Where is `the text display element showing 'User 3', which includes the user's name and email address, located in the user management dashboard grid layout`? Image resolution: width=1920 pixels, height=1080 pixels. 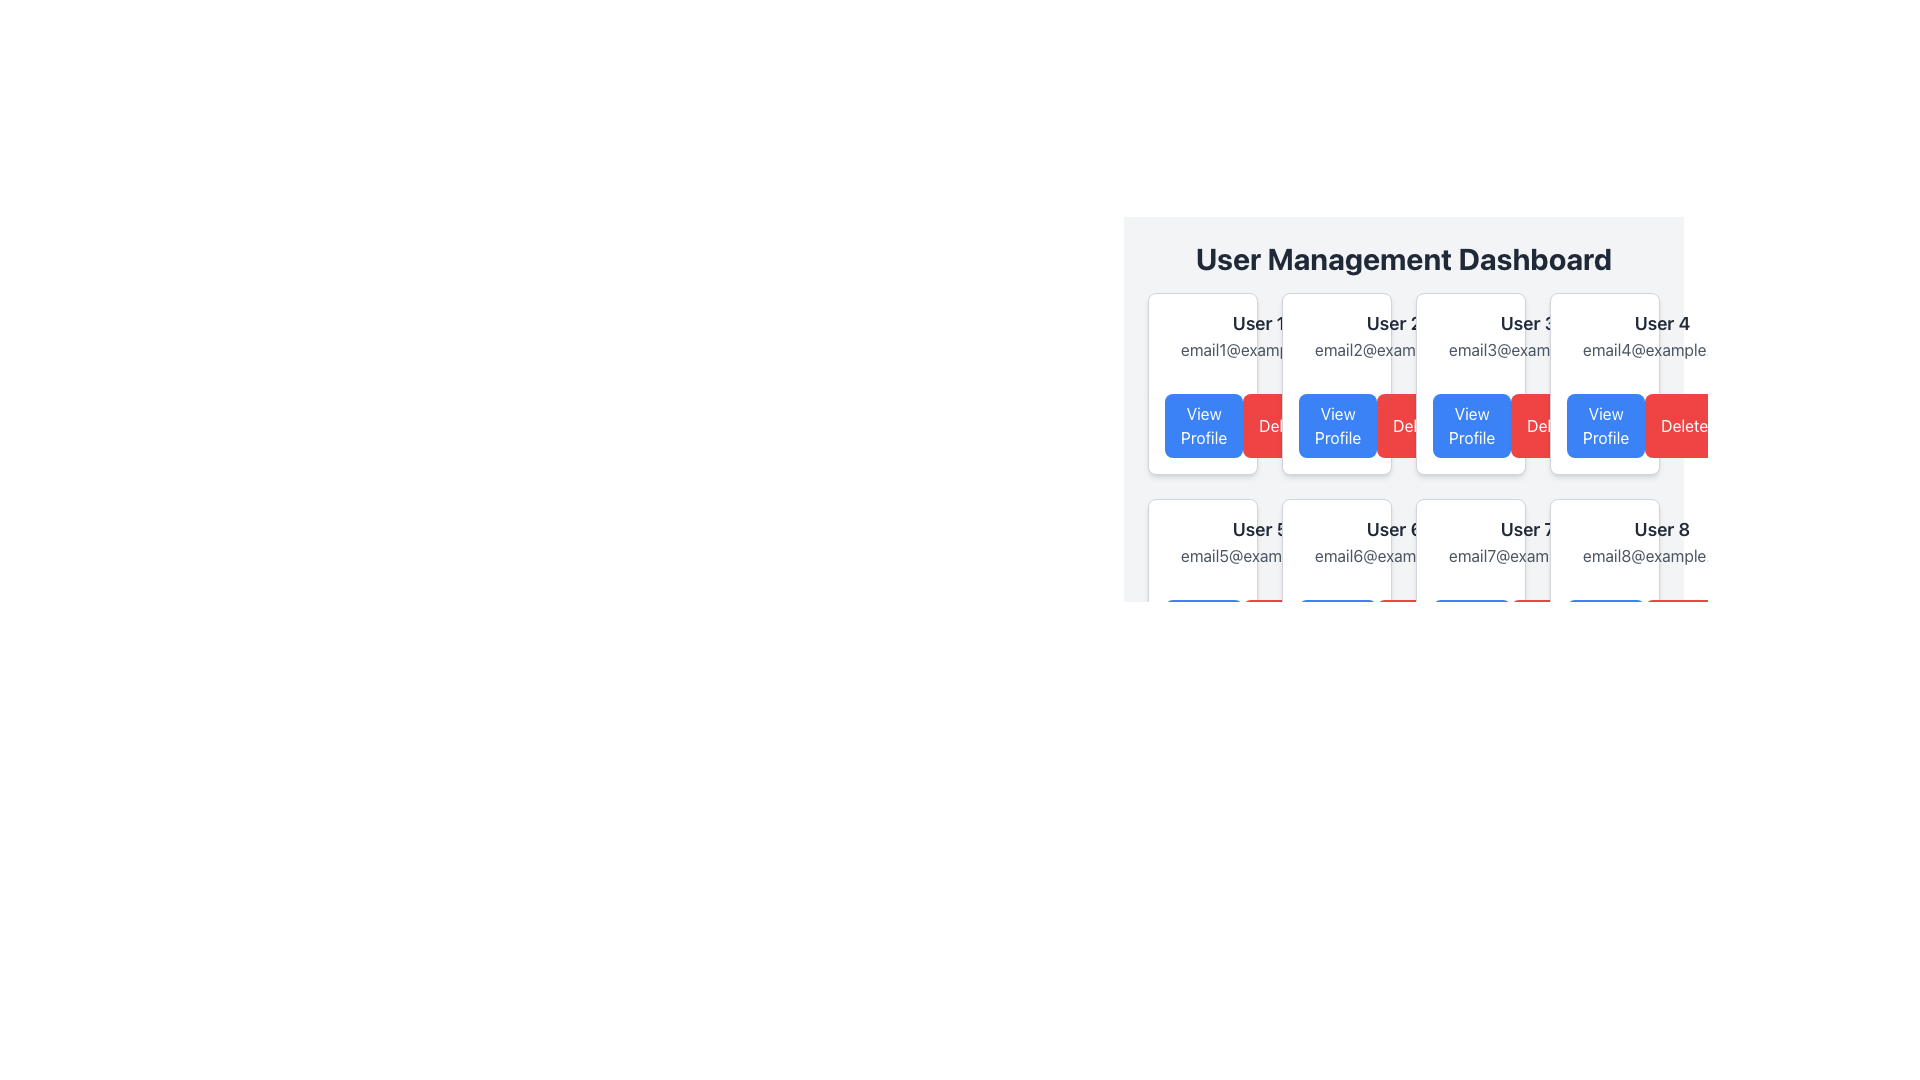
the text display element showing 'User 3', which includes the user's name and email address, located in the user management dashboard grid layout is located at coordinates (1527, 334).